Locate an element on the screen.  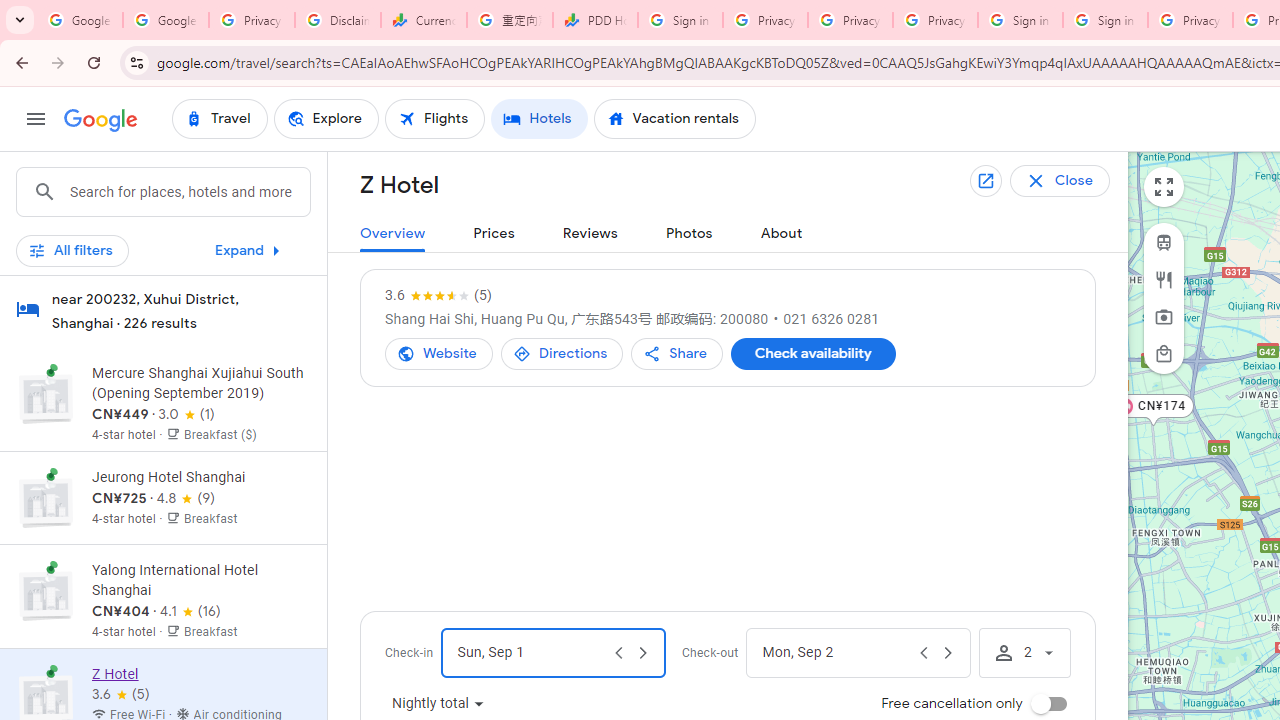
'Expand' is located at coordinates (250, 249).